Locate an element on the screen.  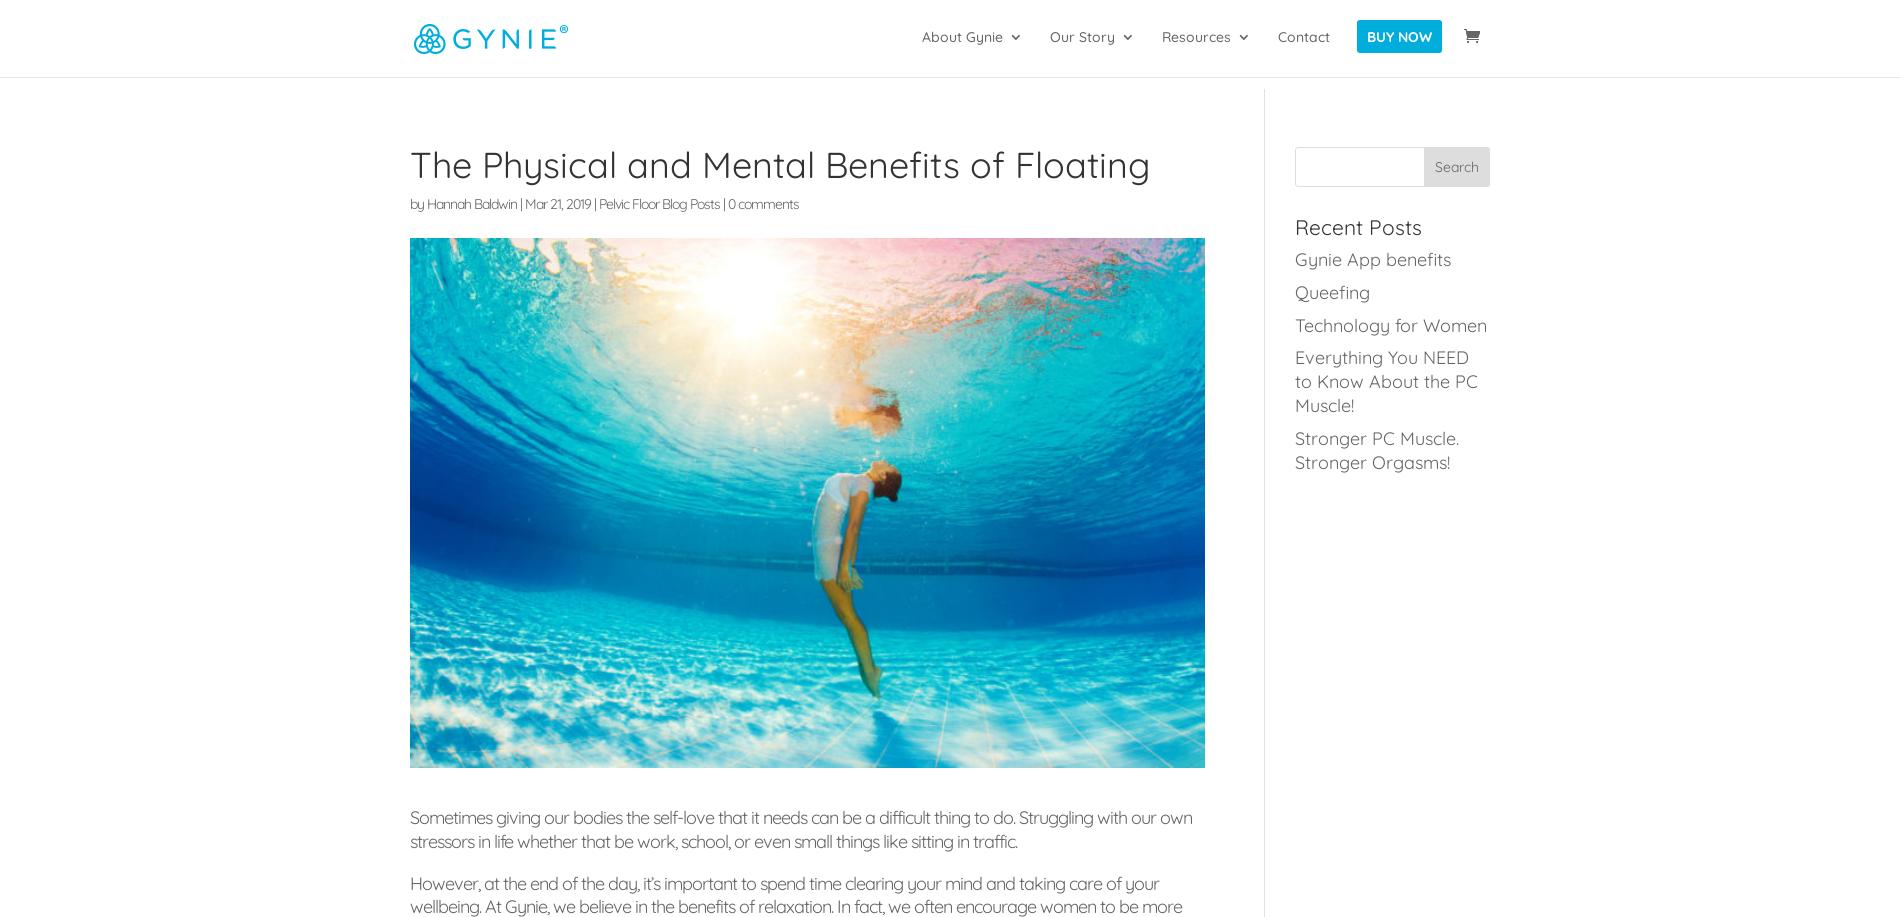
'BUY NOW' is located at coordinates (1398, 49).